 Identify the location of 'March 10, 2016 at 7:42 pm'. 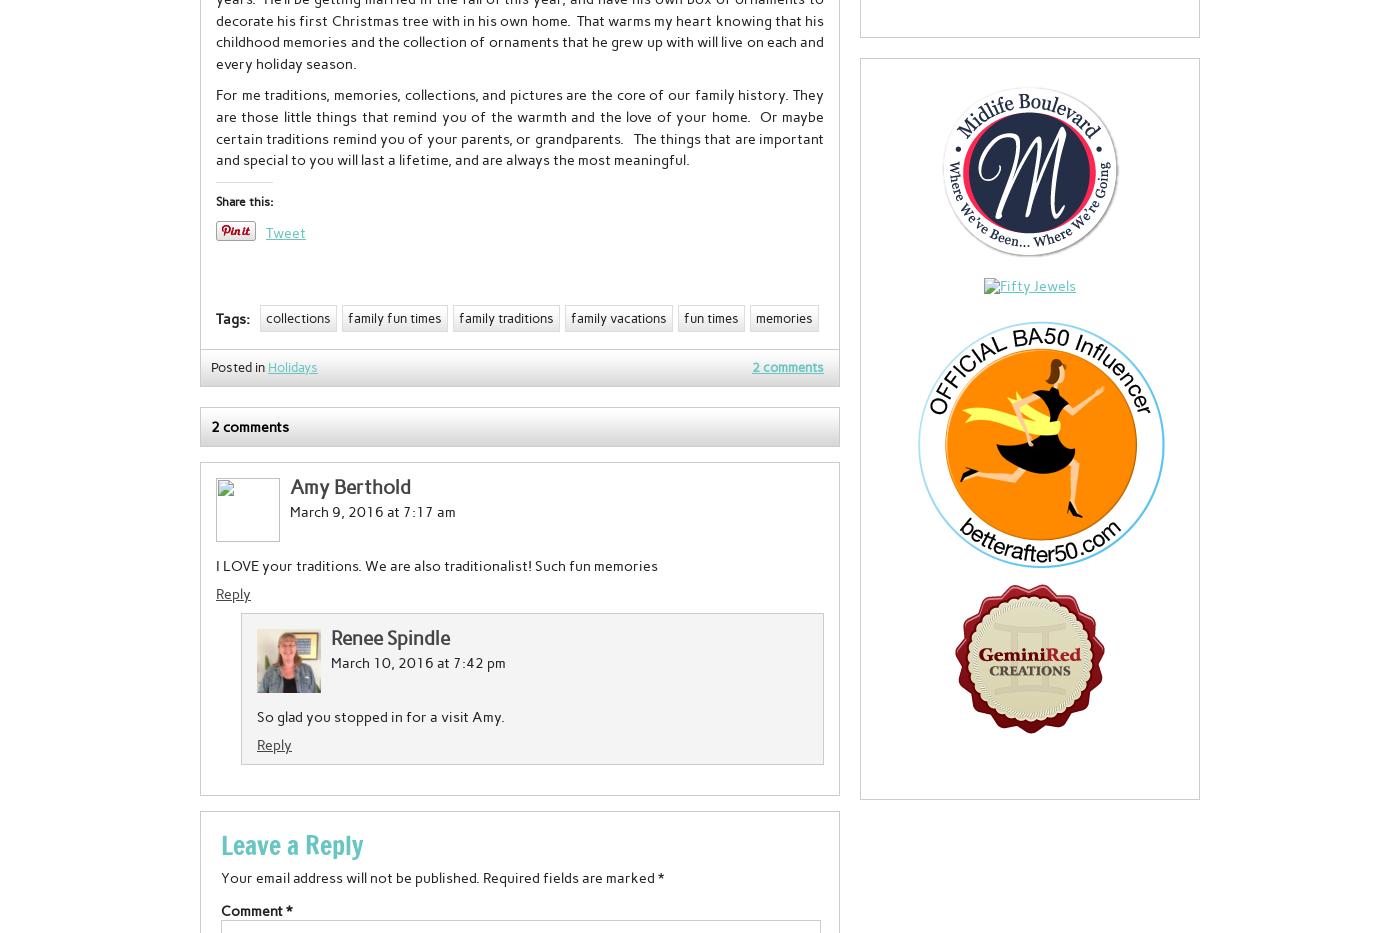
(330, 661).